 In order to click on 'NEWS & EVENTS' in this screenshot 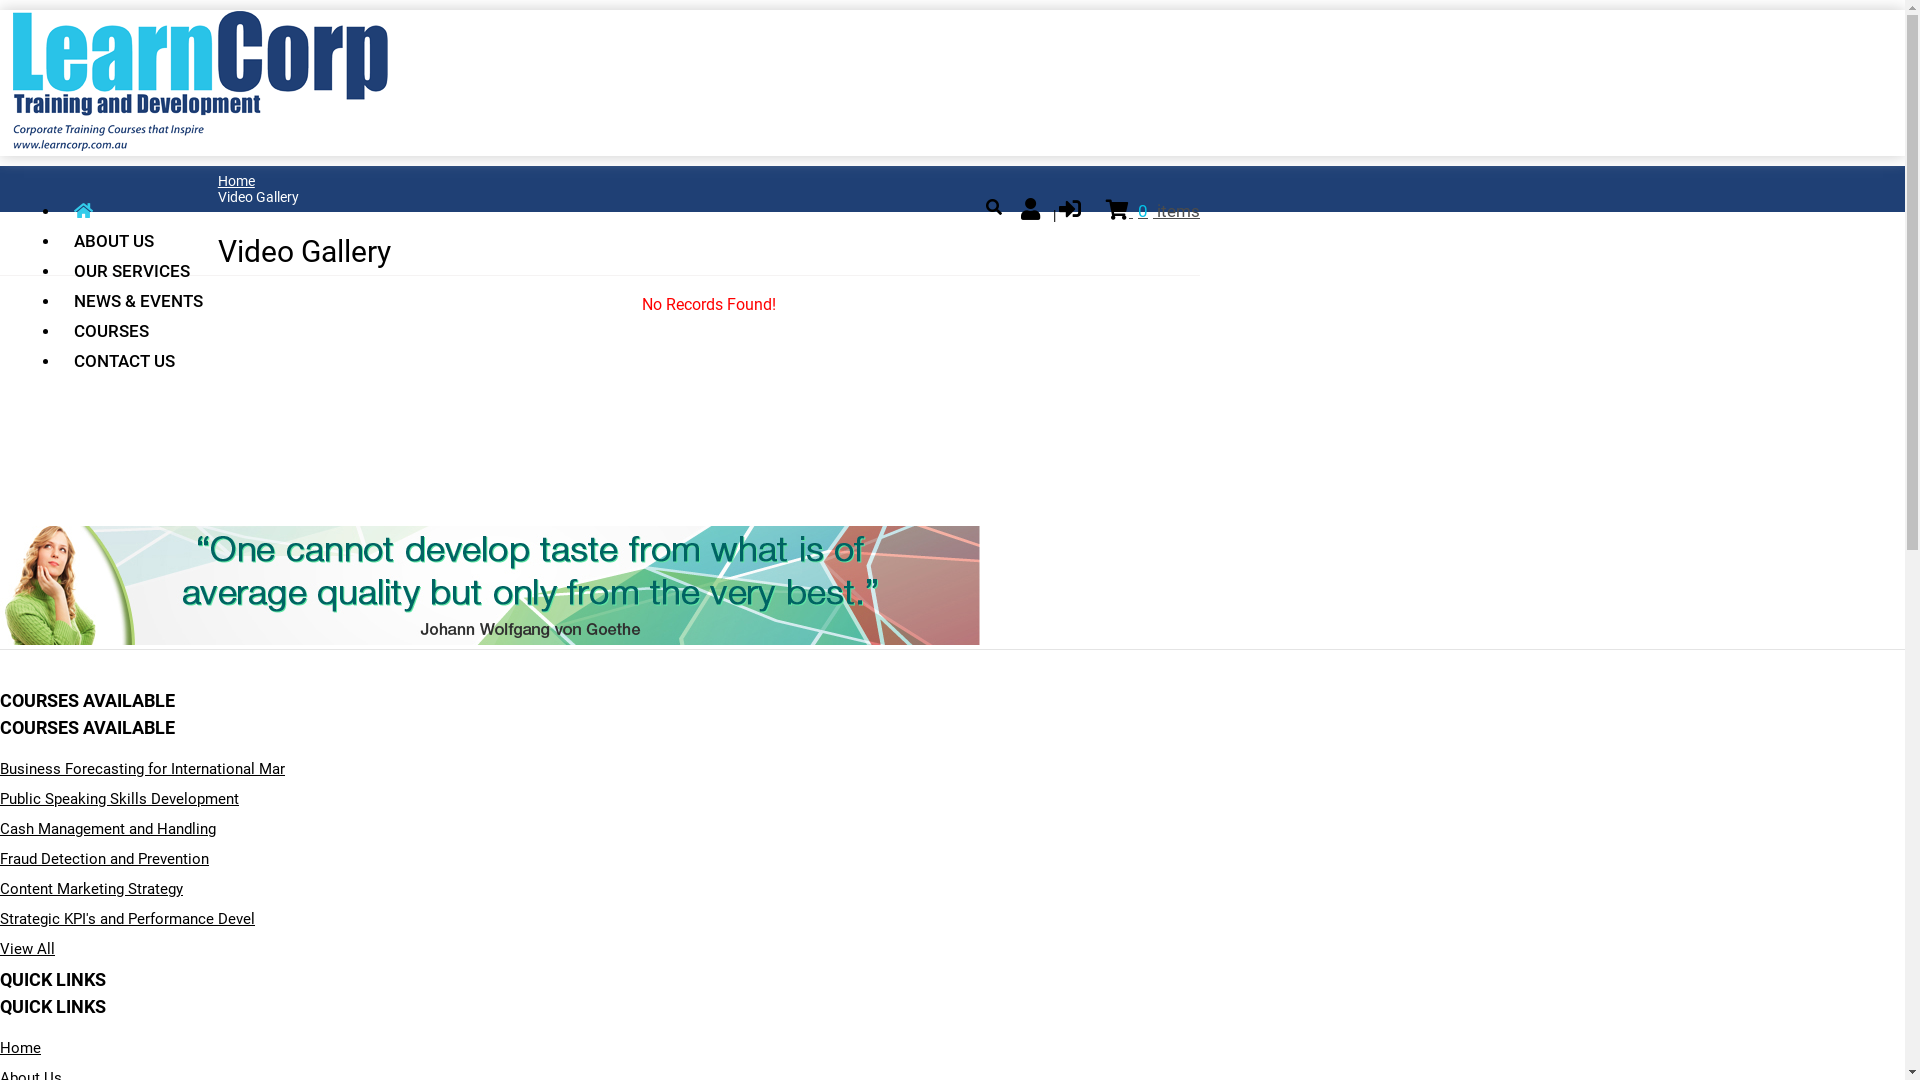, I will do `click(138, 300)`.